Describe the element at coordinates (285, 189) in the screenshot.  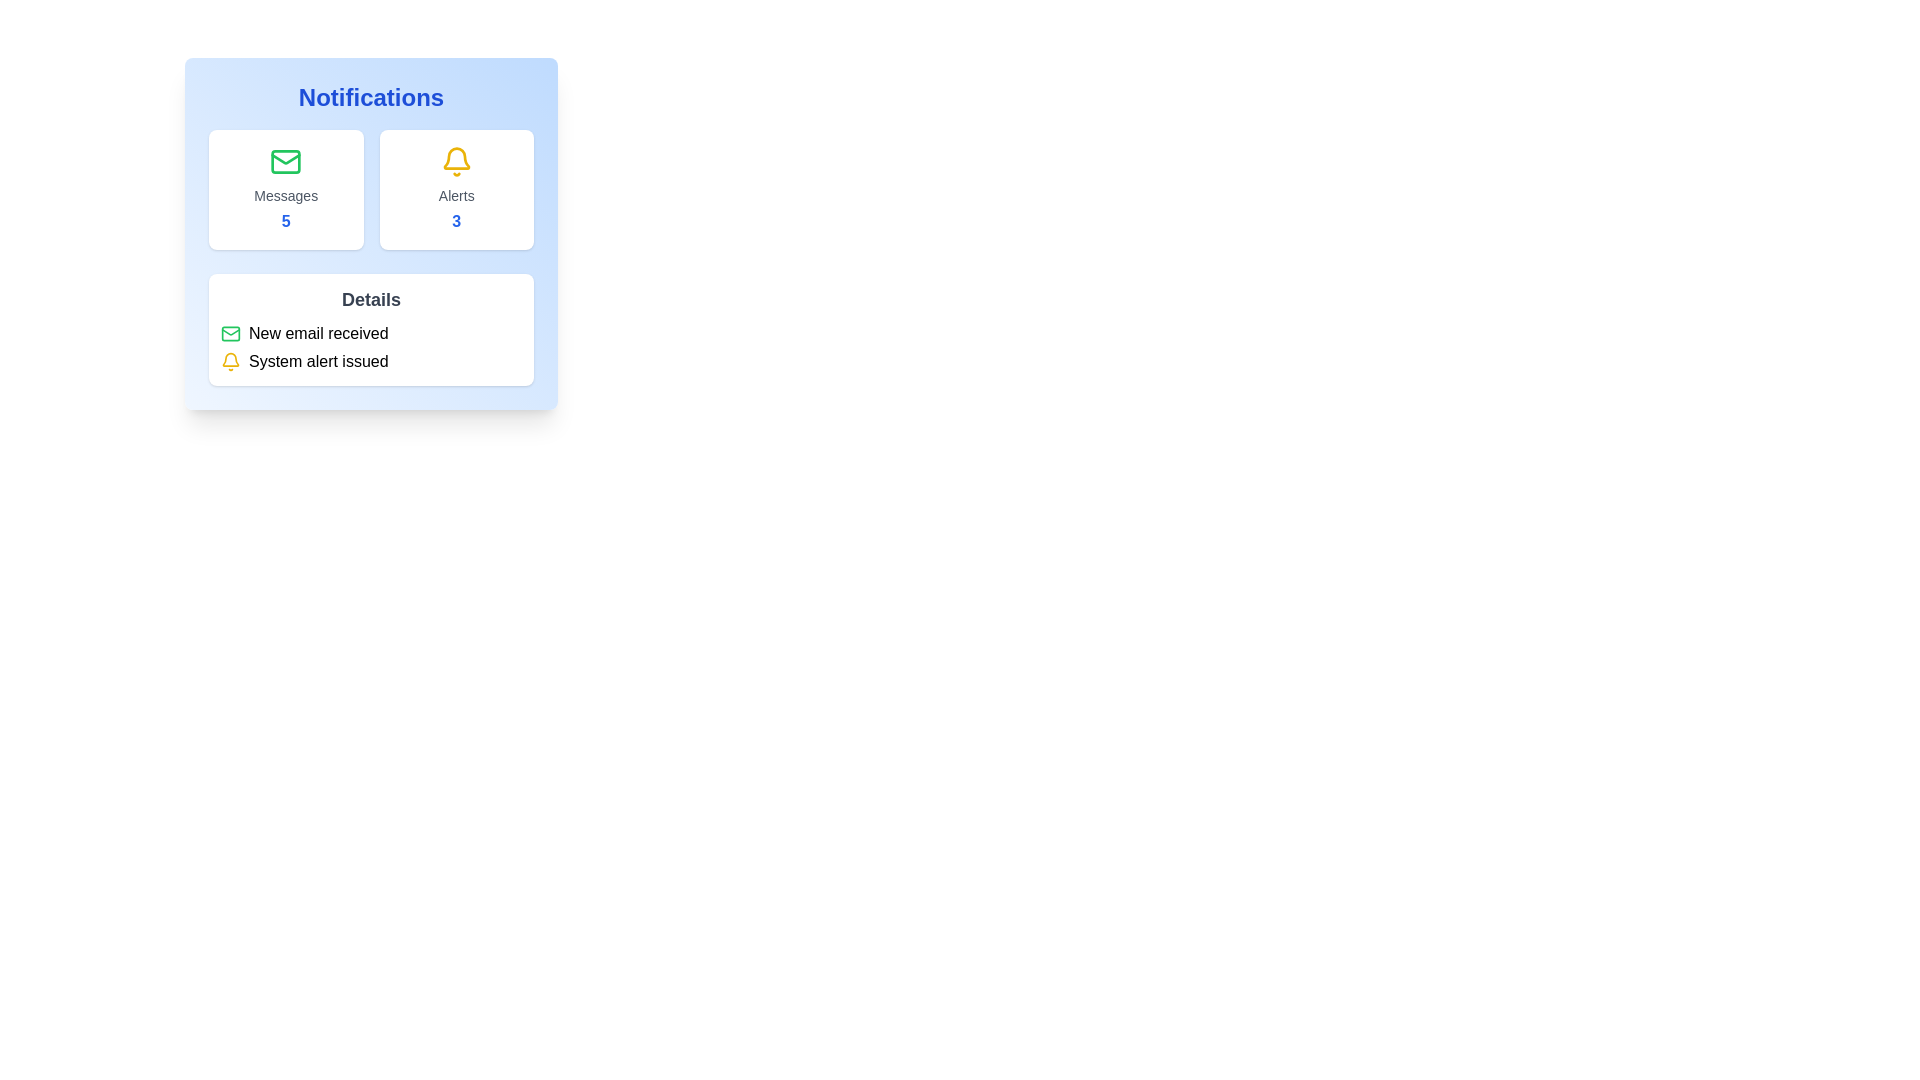
I see `the Information card with a green email icon at the top, labeled 'Messages' in gray, and displaying the number '5' in blue bold font, located to the left of the 'Alerts' card` at that location.